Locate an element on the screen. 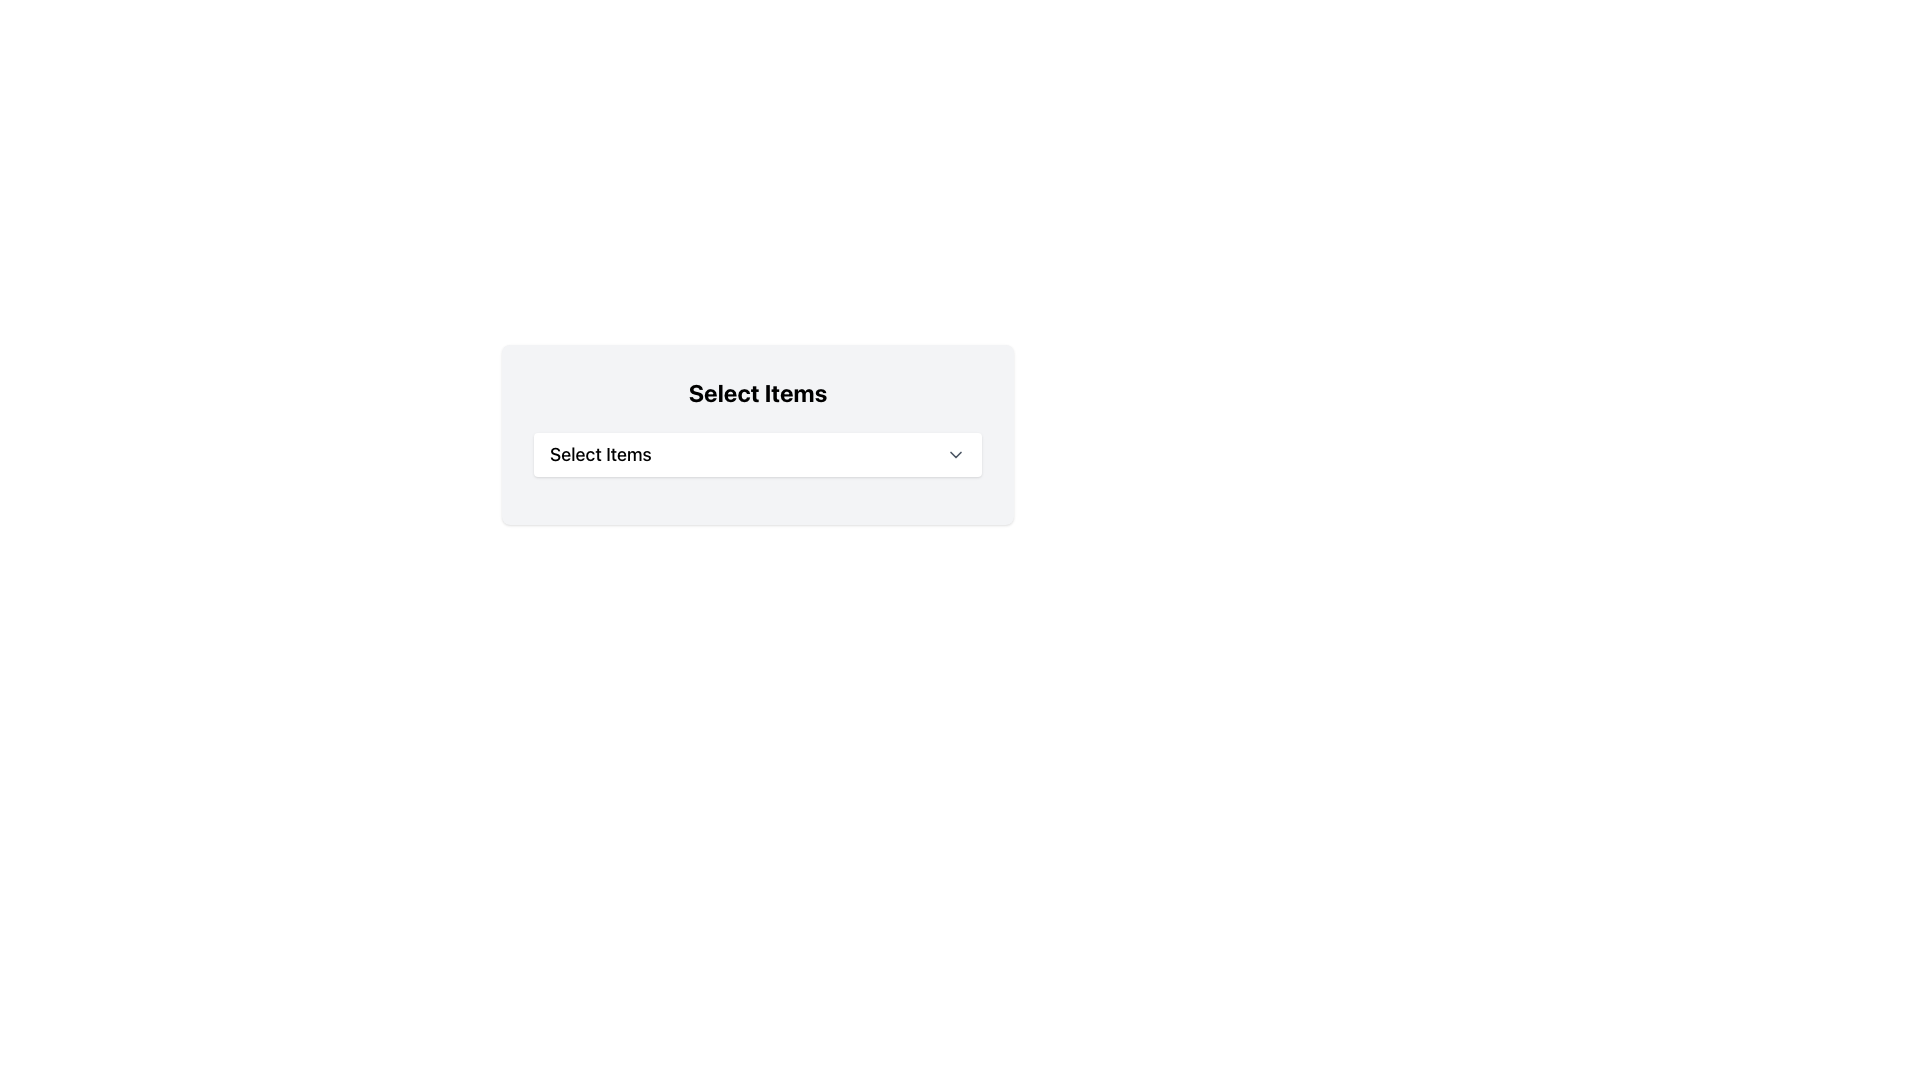 The height and width of the screenshot is (1080, 1920). the static text element that serves as a label for the dropdown functionality, located to the left of the chevron-down icon is located at coordinates (599, 455).